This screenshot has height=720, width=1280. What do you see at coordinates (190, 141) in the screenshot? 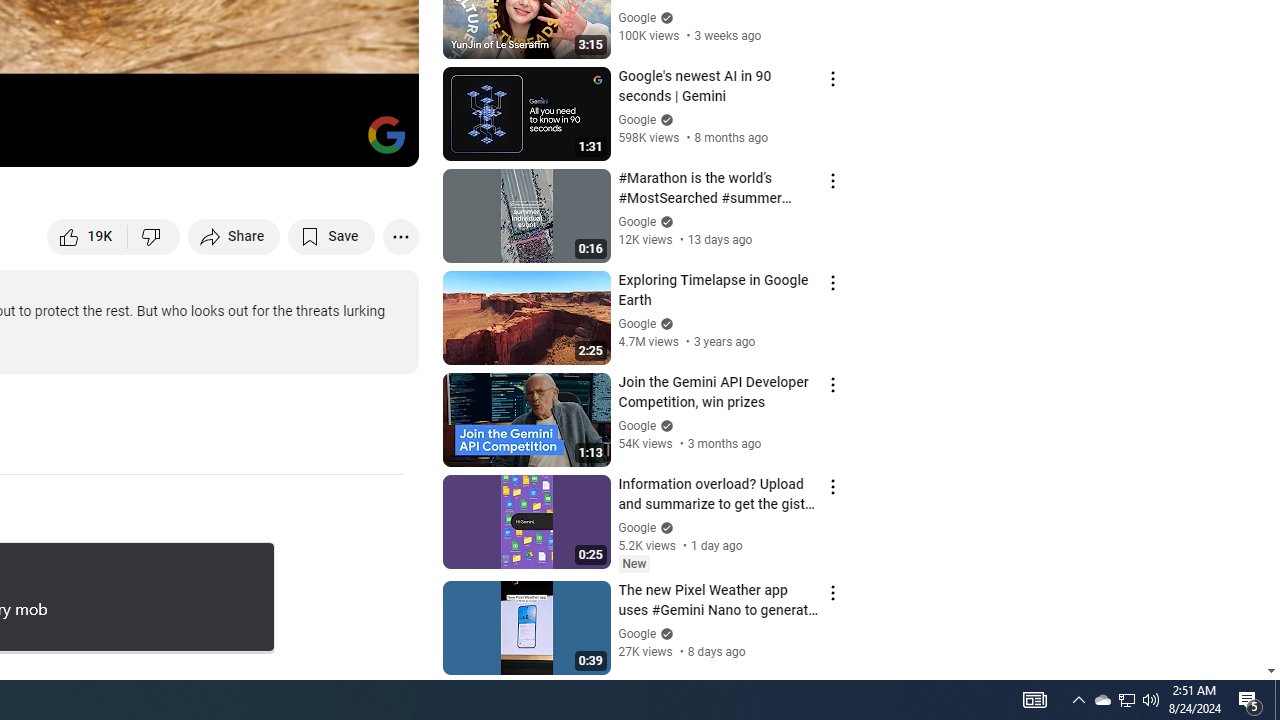
I see `'Subtitles/closed captions unavailable'` at bounding box center [190, 141].